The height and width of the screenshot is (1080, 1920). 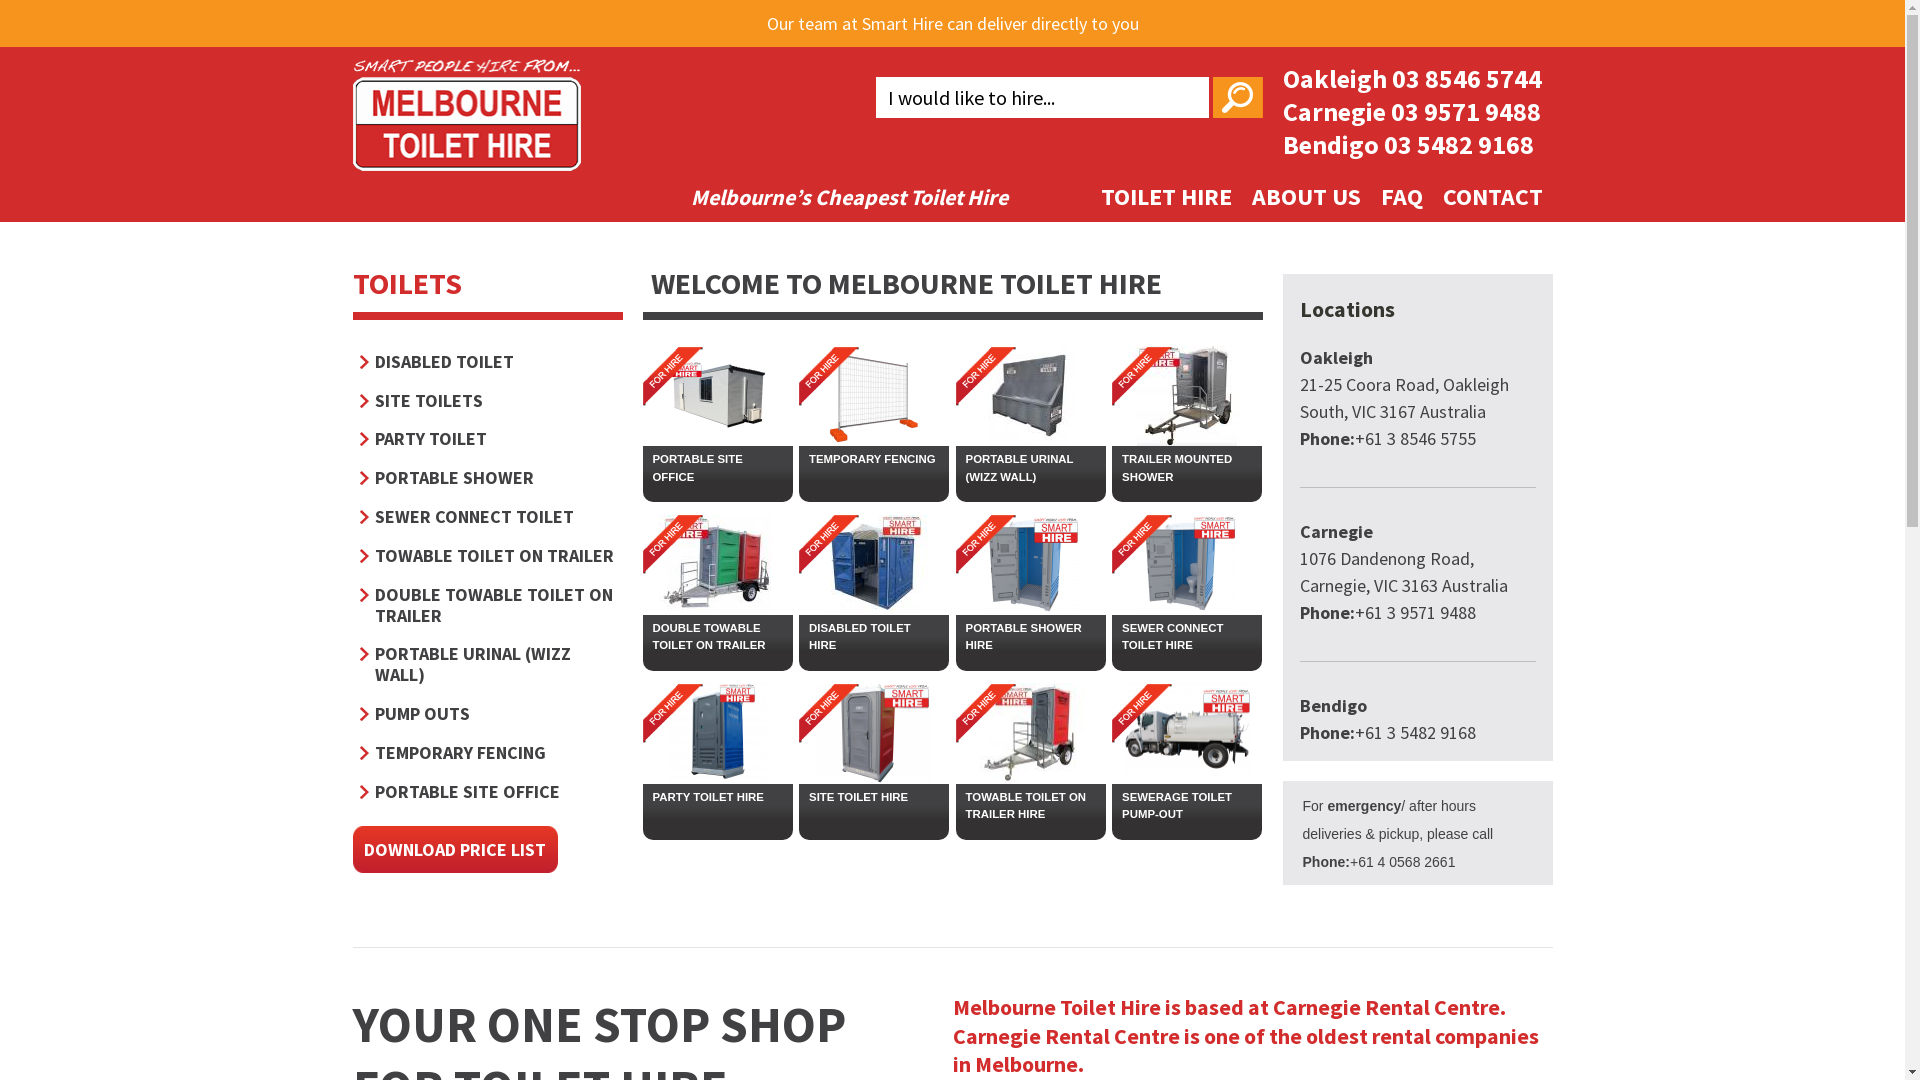 What do you see at coordinates (488, 437) in the screenshot?
I see `'PARTY TOILET'` at bounding box center [488, 437].